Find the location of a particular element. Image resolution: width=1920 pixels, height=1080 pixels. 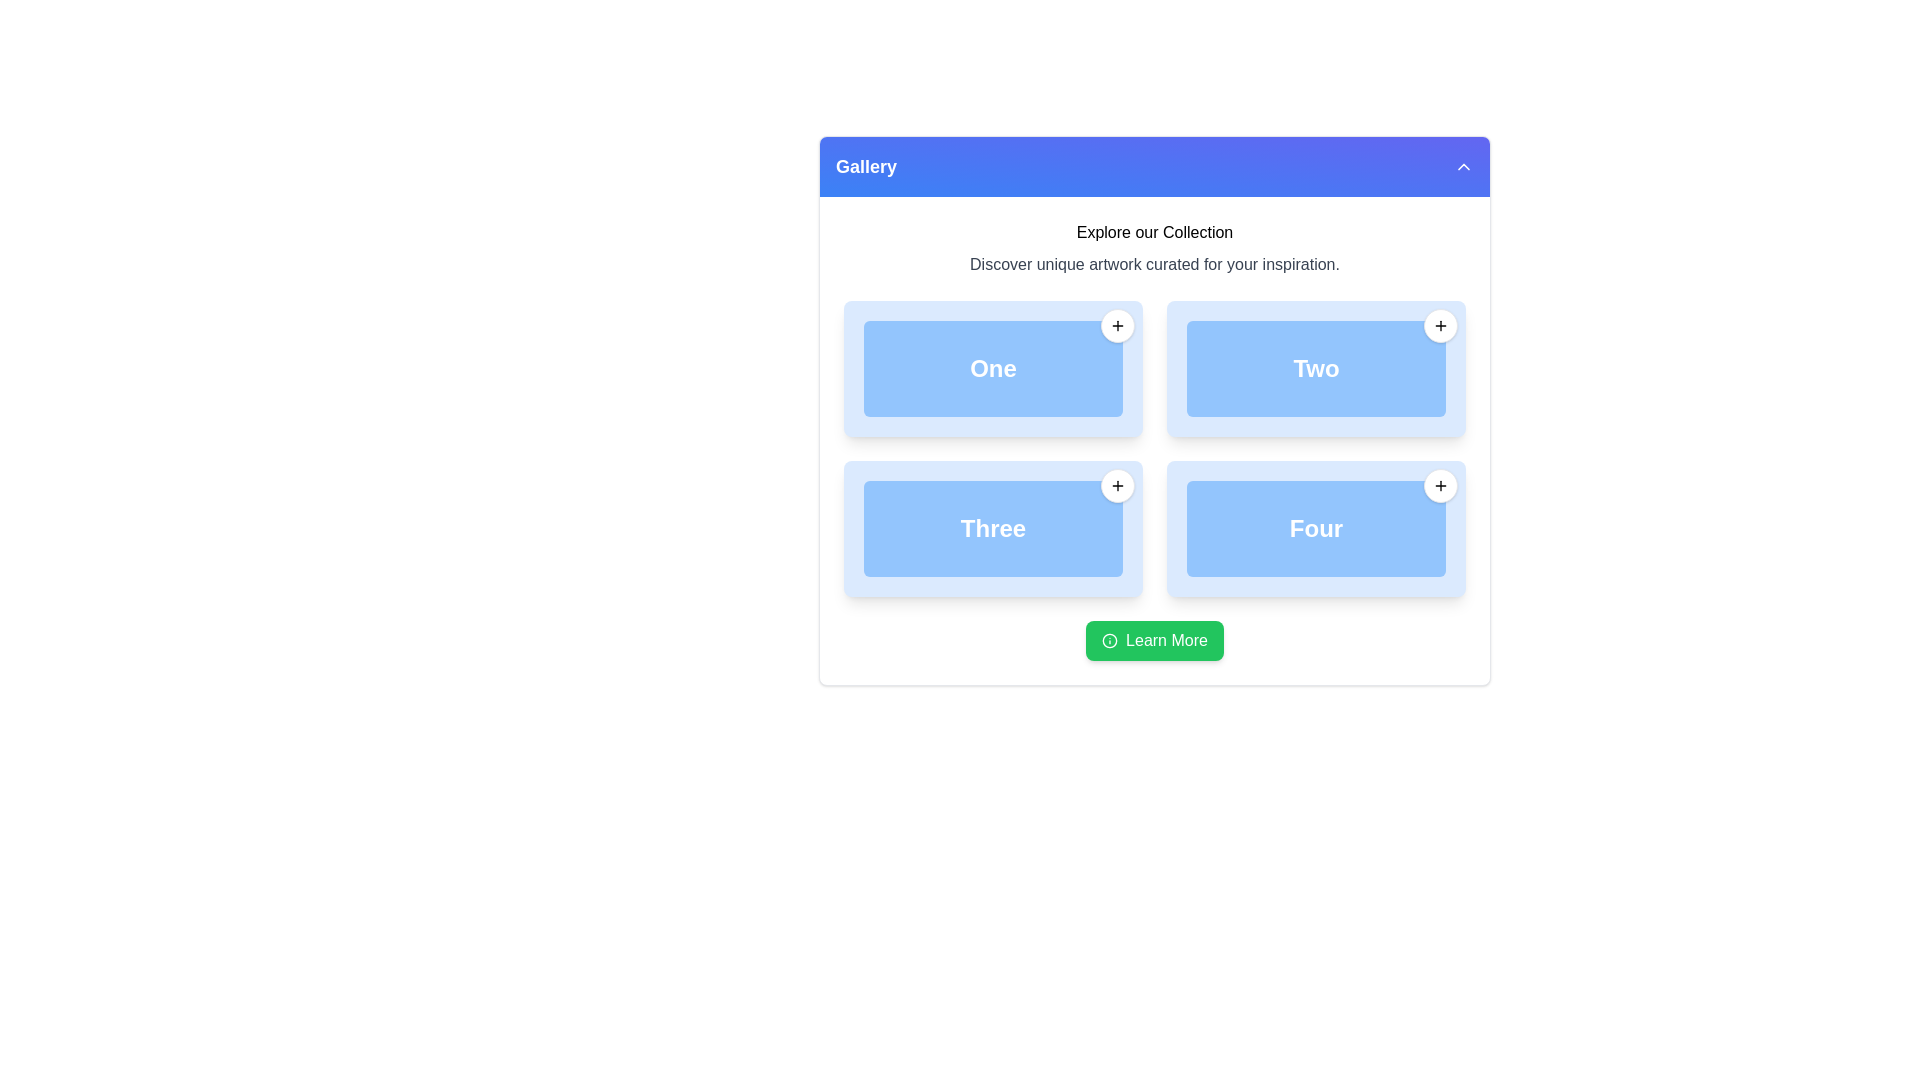

the '+' icon located at the top-right corner of the button labeled 'Three', which is part of a grid of four buttons is located at coordinates (1117, 486).